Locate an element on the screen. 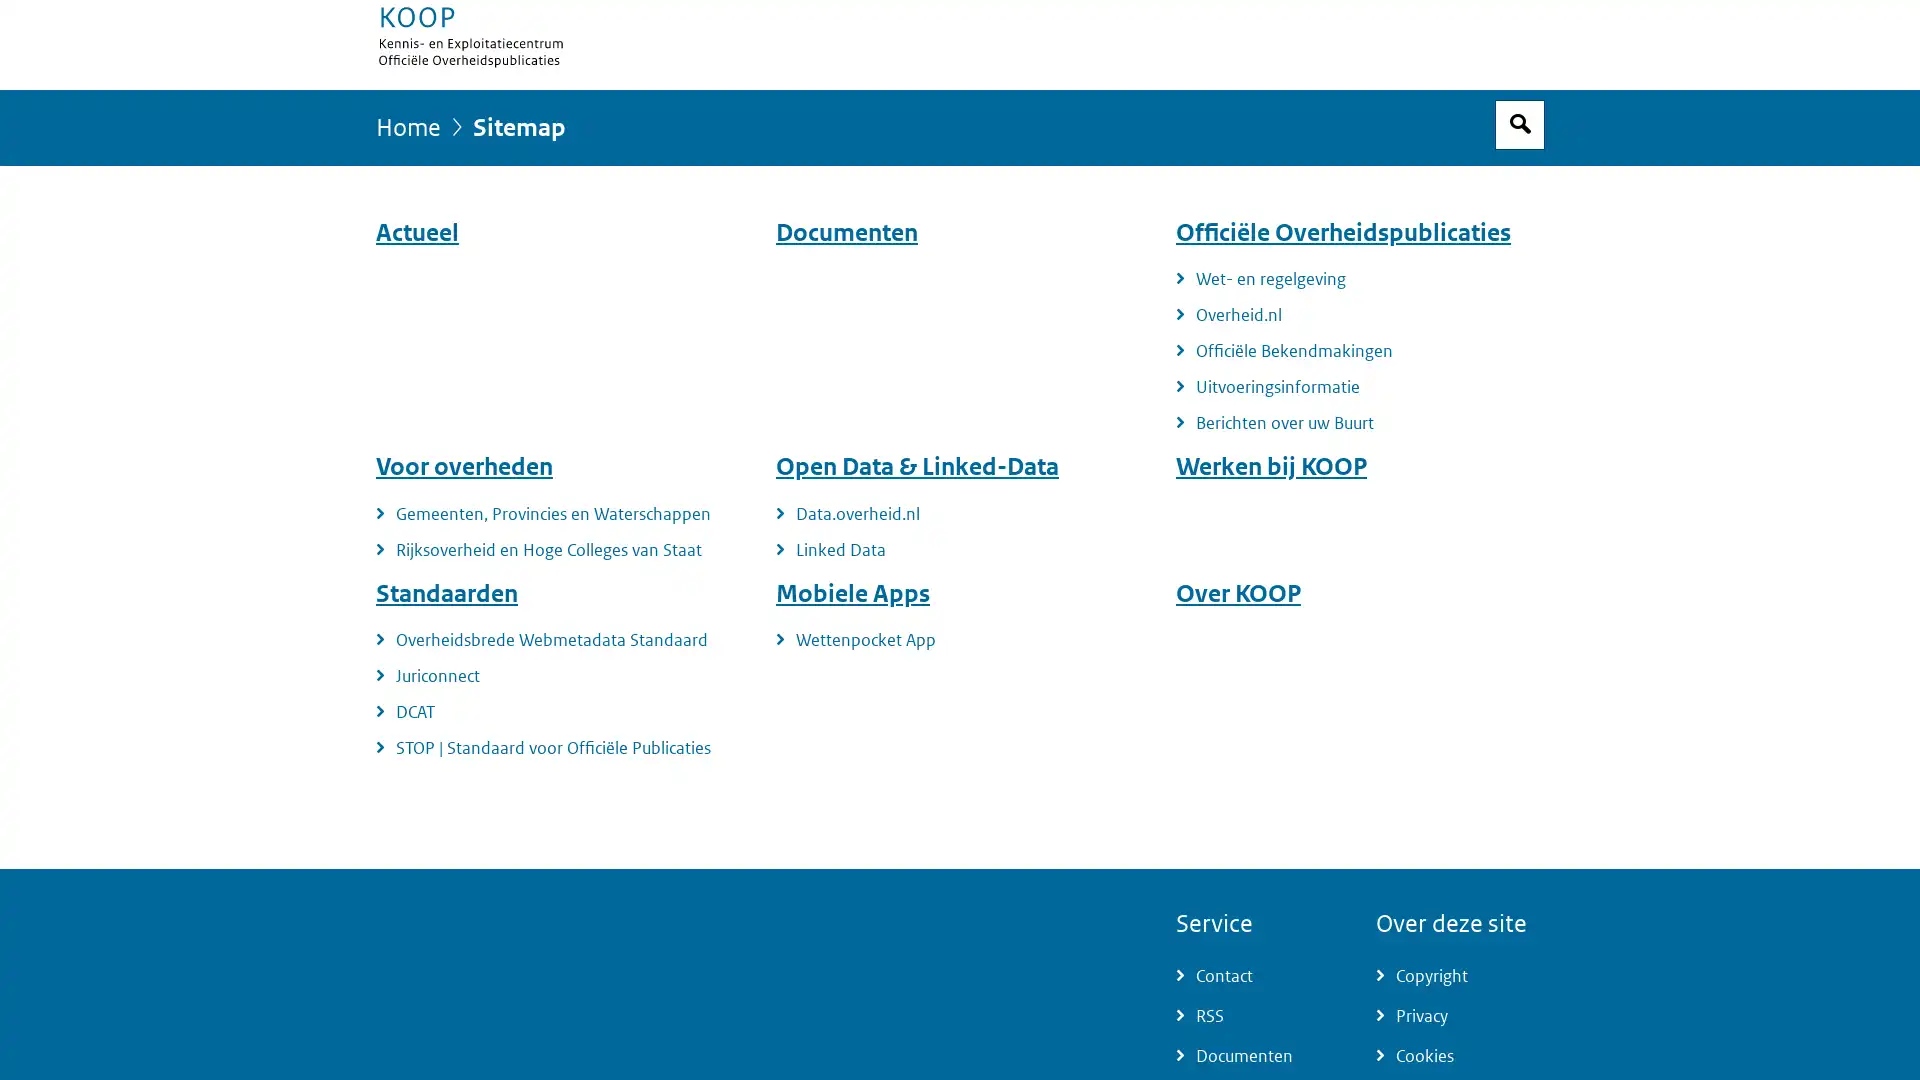 The image size is (1920, 1080). Open zoekveld is located at coordinates (1520, 124).